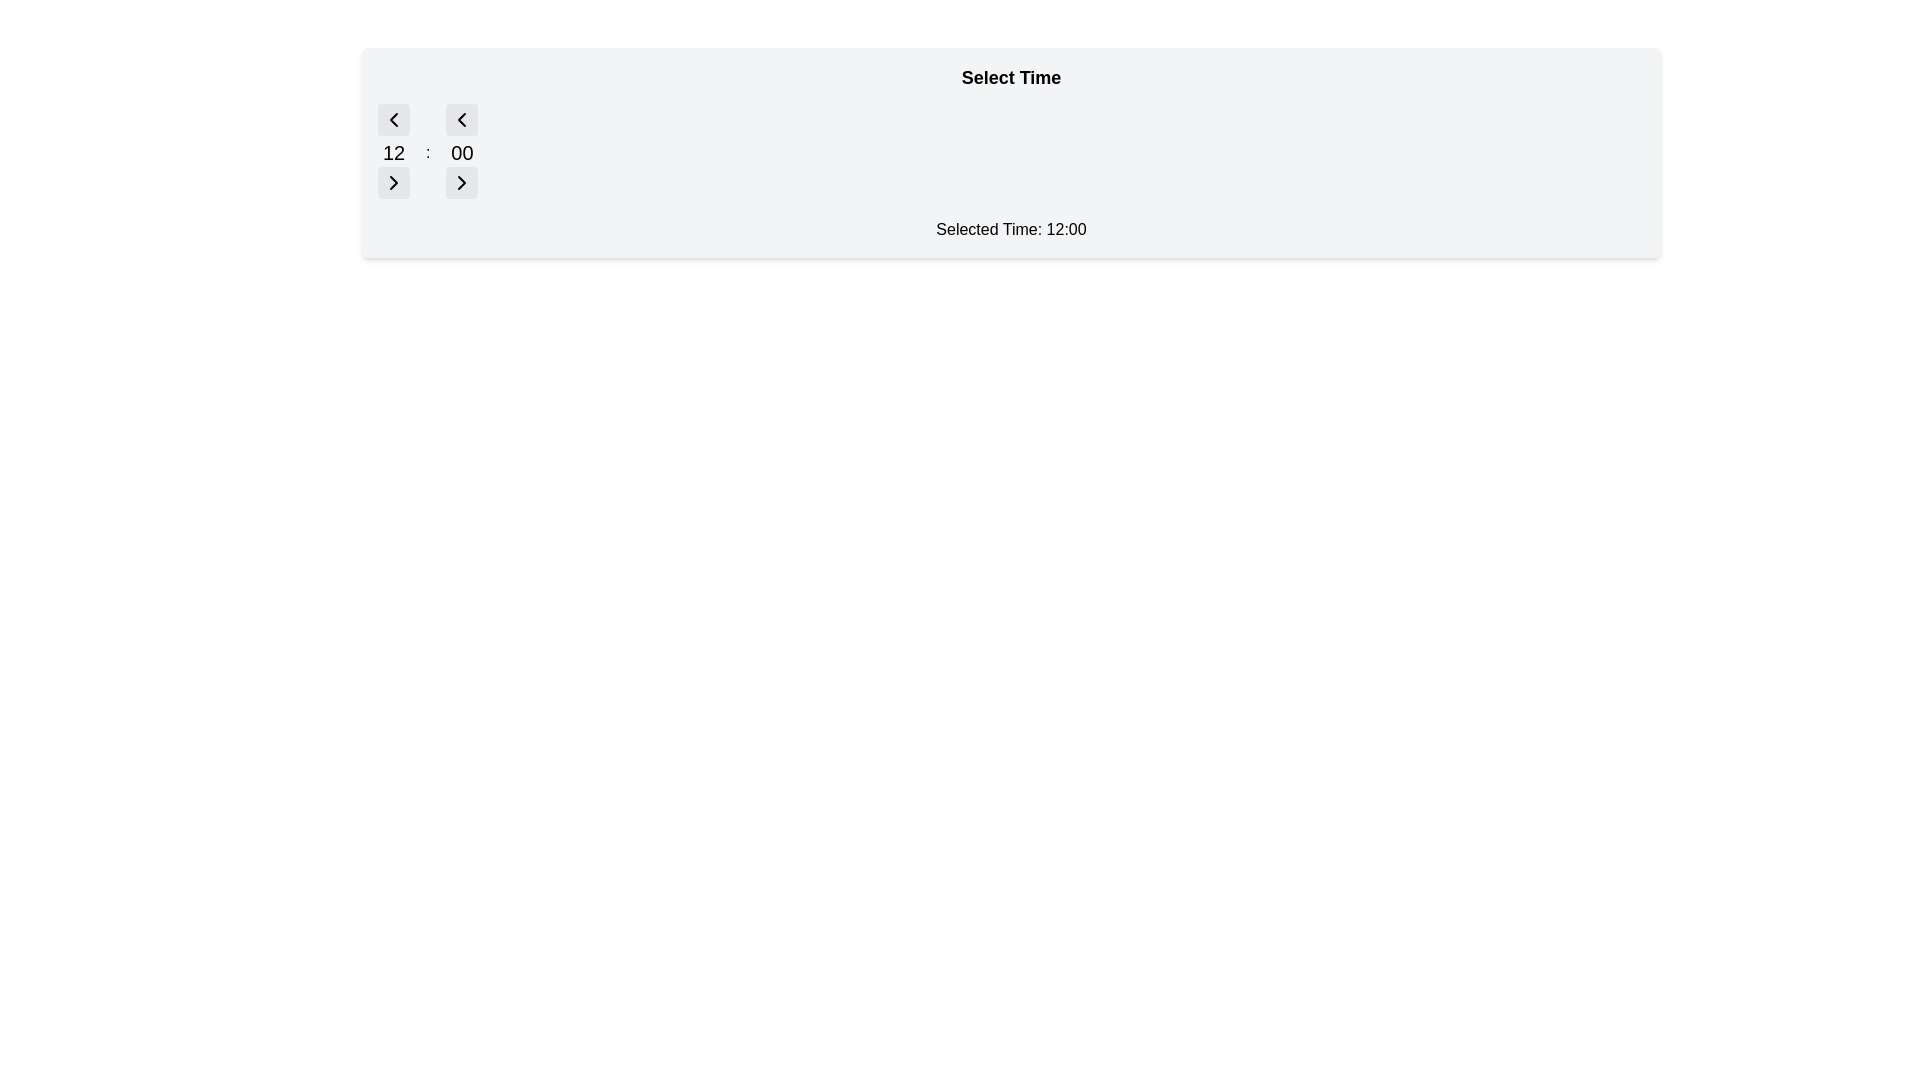  What do you see at coordinates (461, 182) in the screenshot?
I see `the small gray circular button with a right-facing chevron icon to visualize its hover effect` at bounding box center [461, 182].